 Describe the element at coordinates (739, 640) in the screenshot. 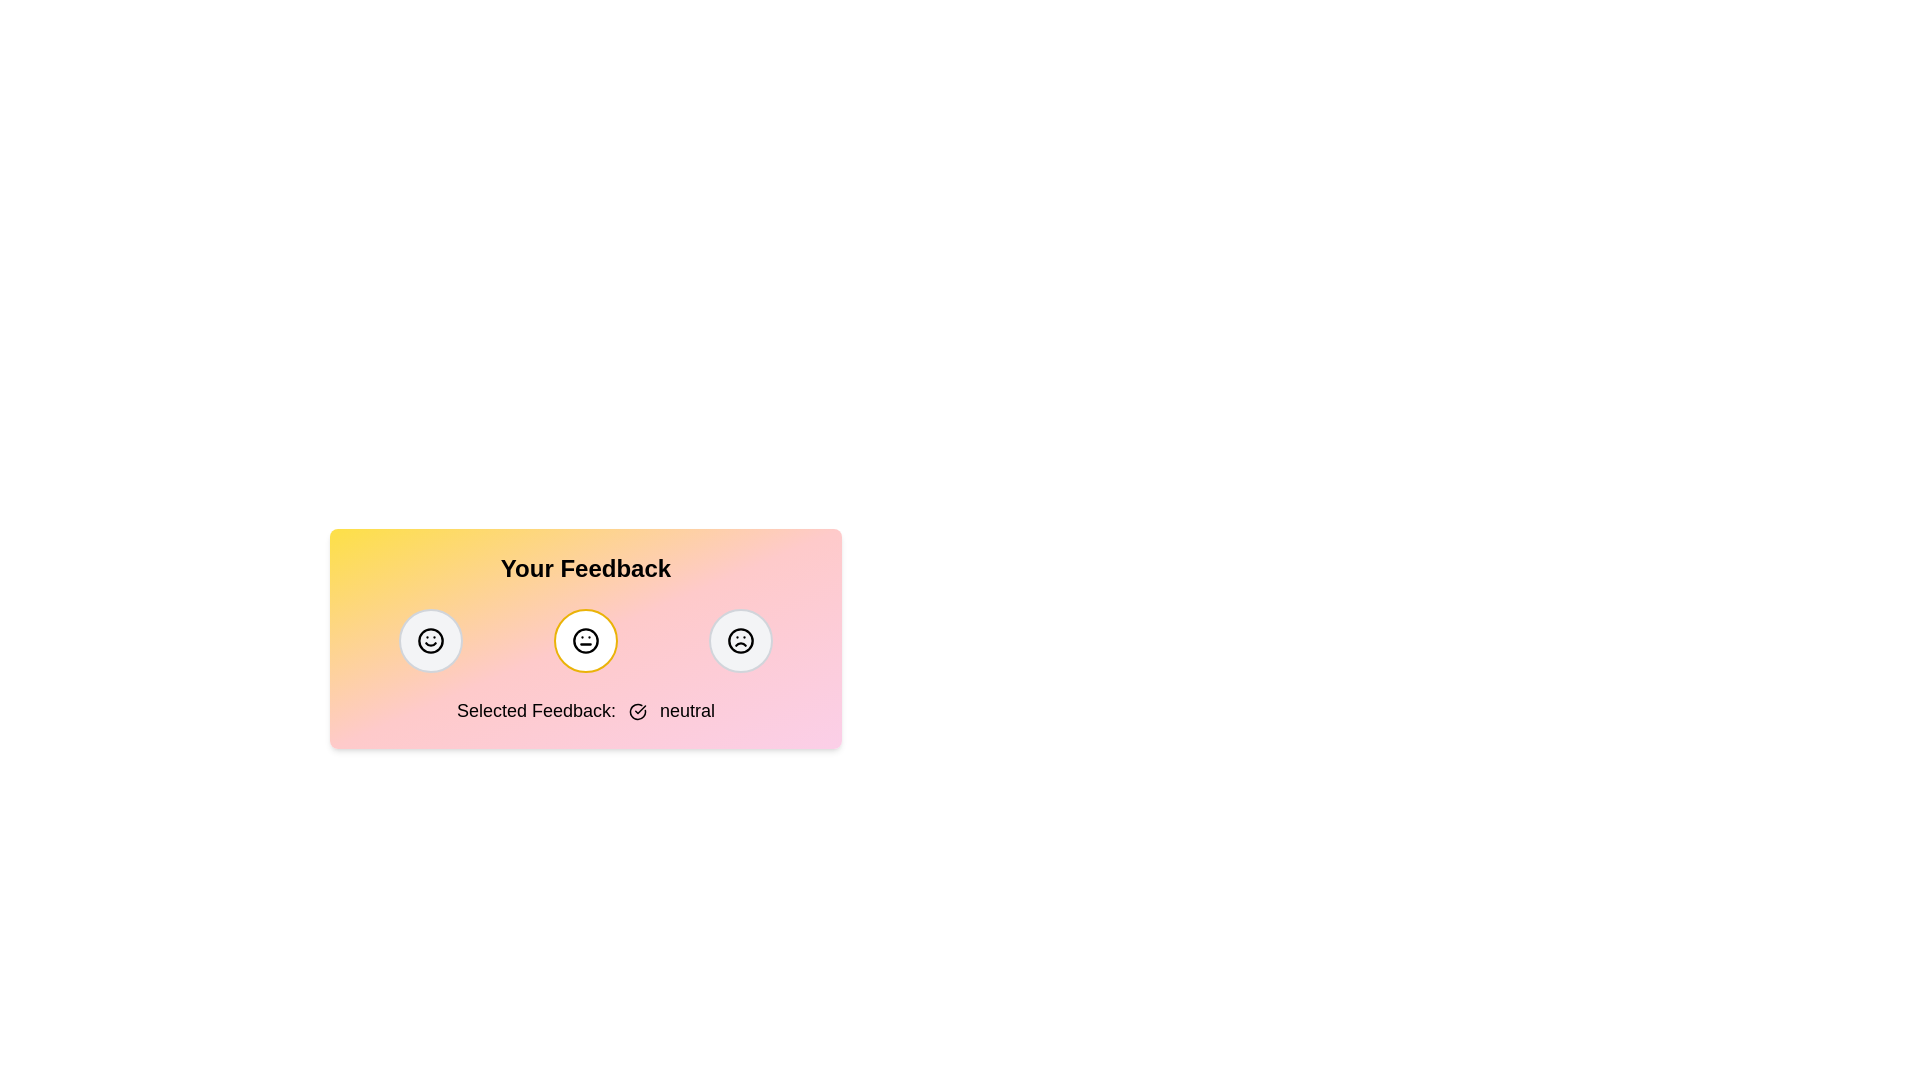

I see `the feedback button corresponding to negative` at that location.